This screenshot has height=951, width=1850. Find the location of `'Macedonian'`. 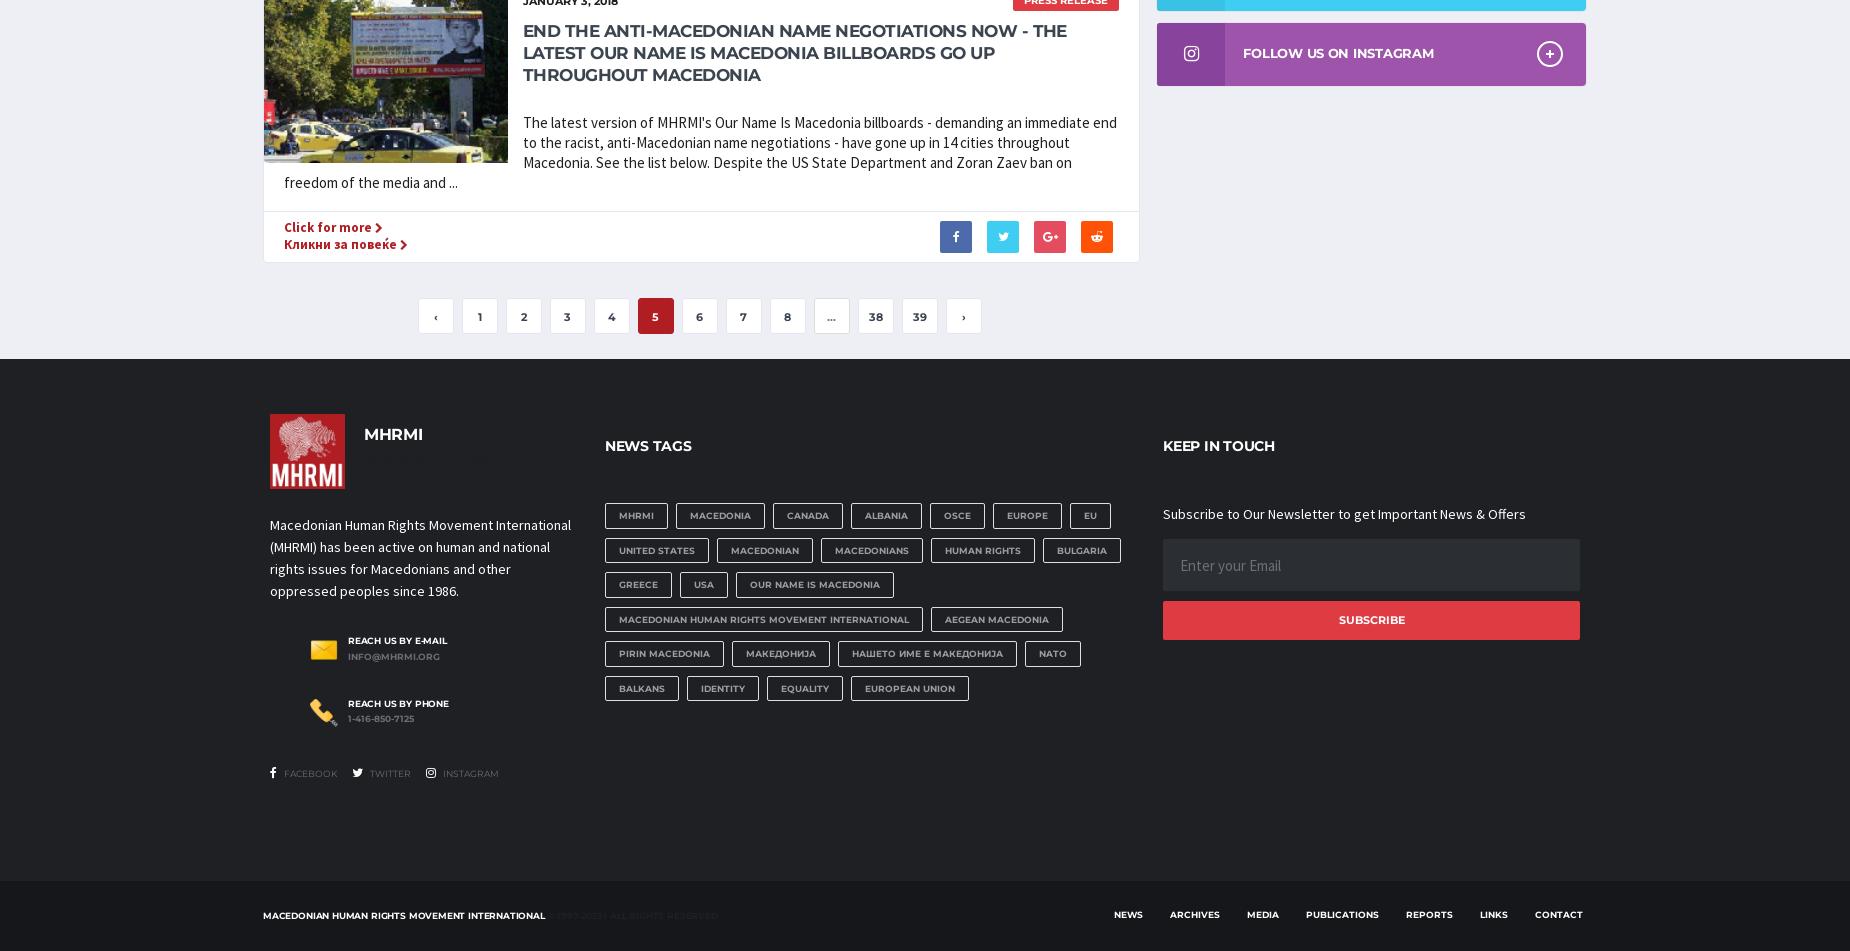

'Macedonian' is located at coordinates (764, 548).